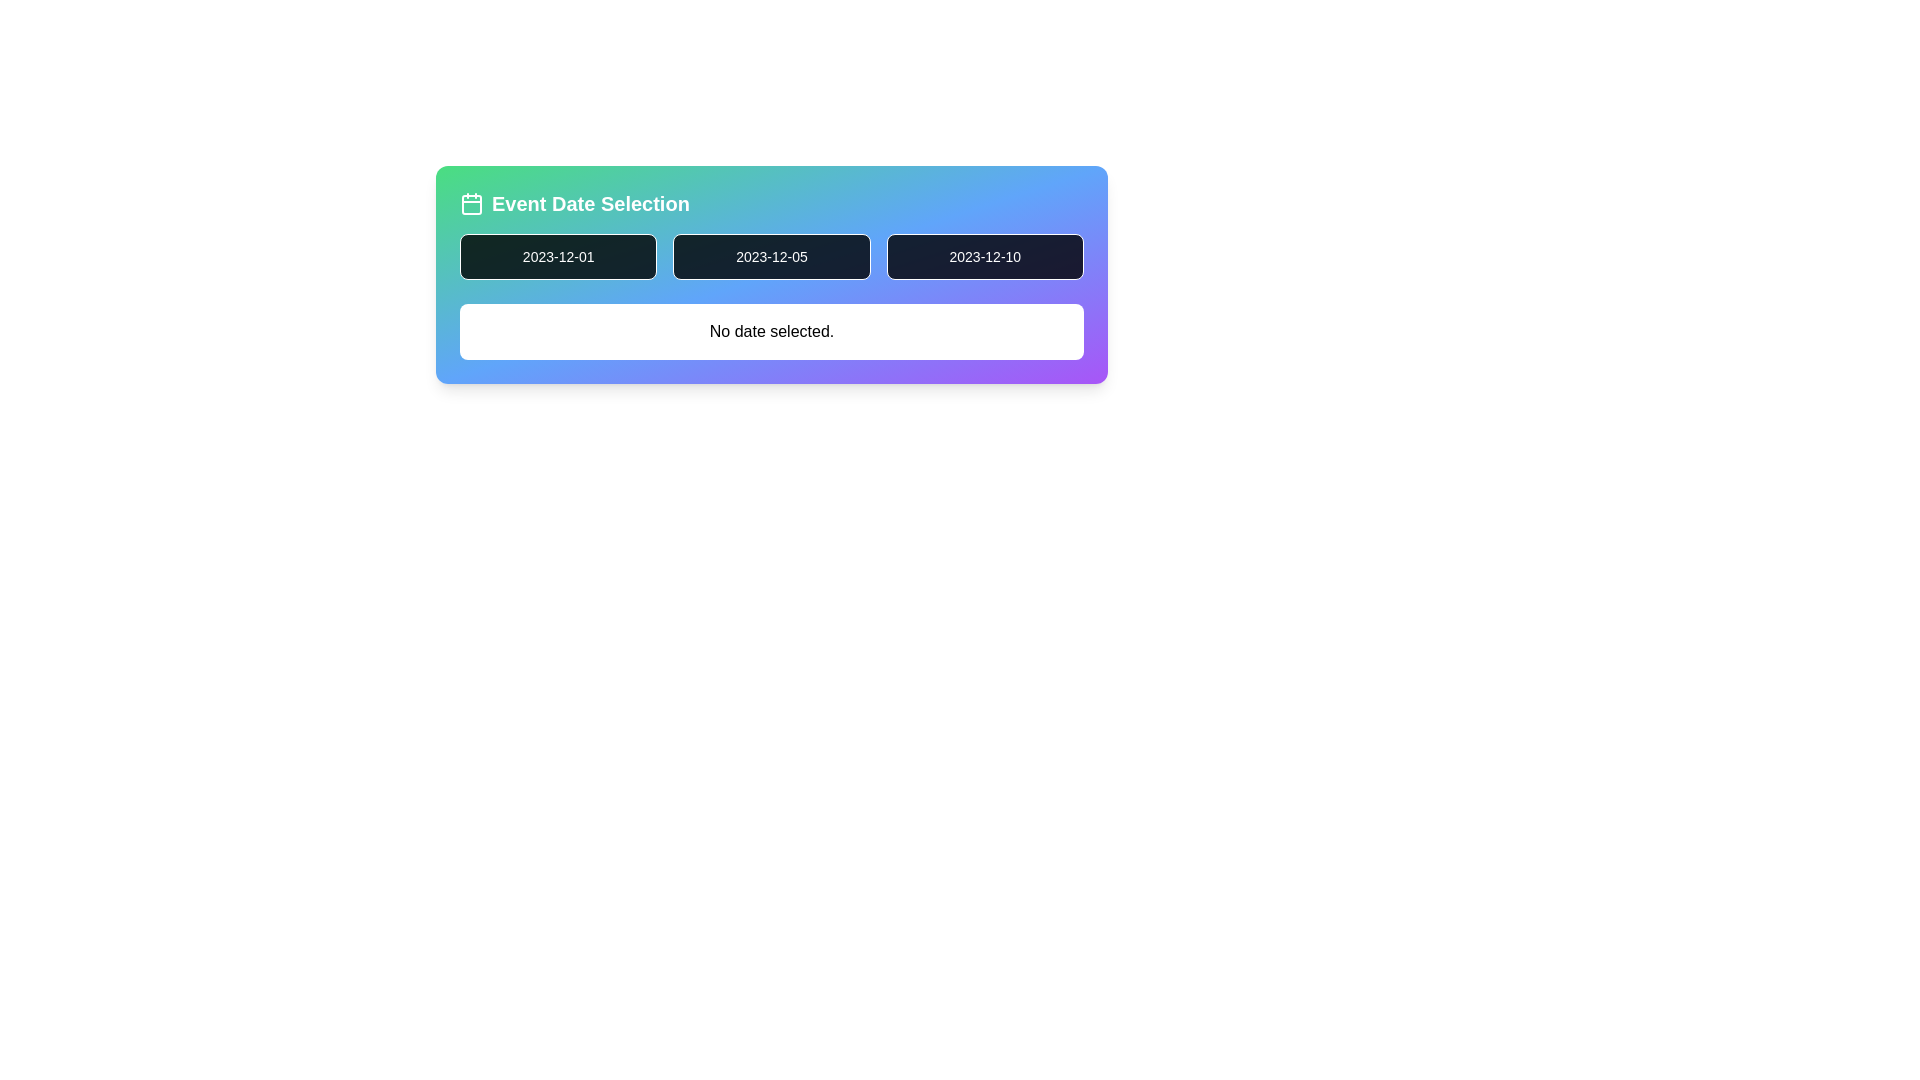 Image resolution: width=1920 pixels, height=1080 pixels. I want to click on the second date selection button displaying '2023-12-05', so click(771, 256).